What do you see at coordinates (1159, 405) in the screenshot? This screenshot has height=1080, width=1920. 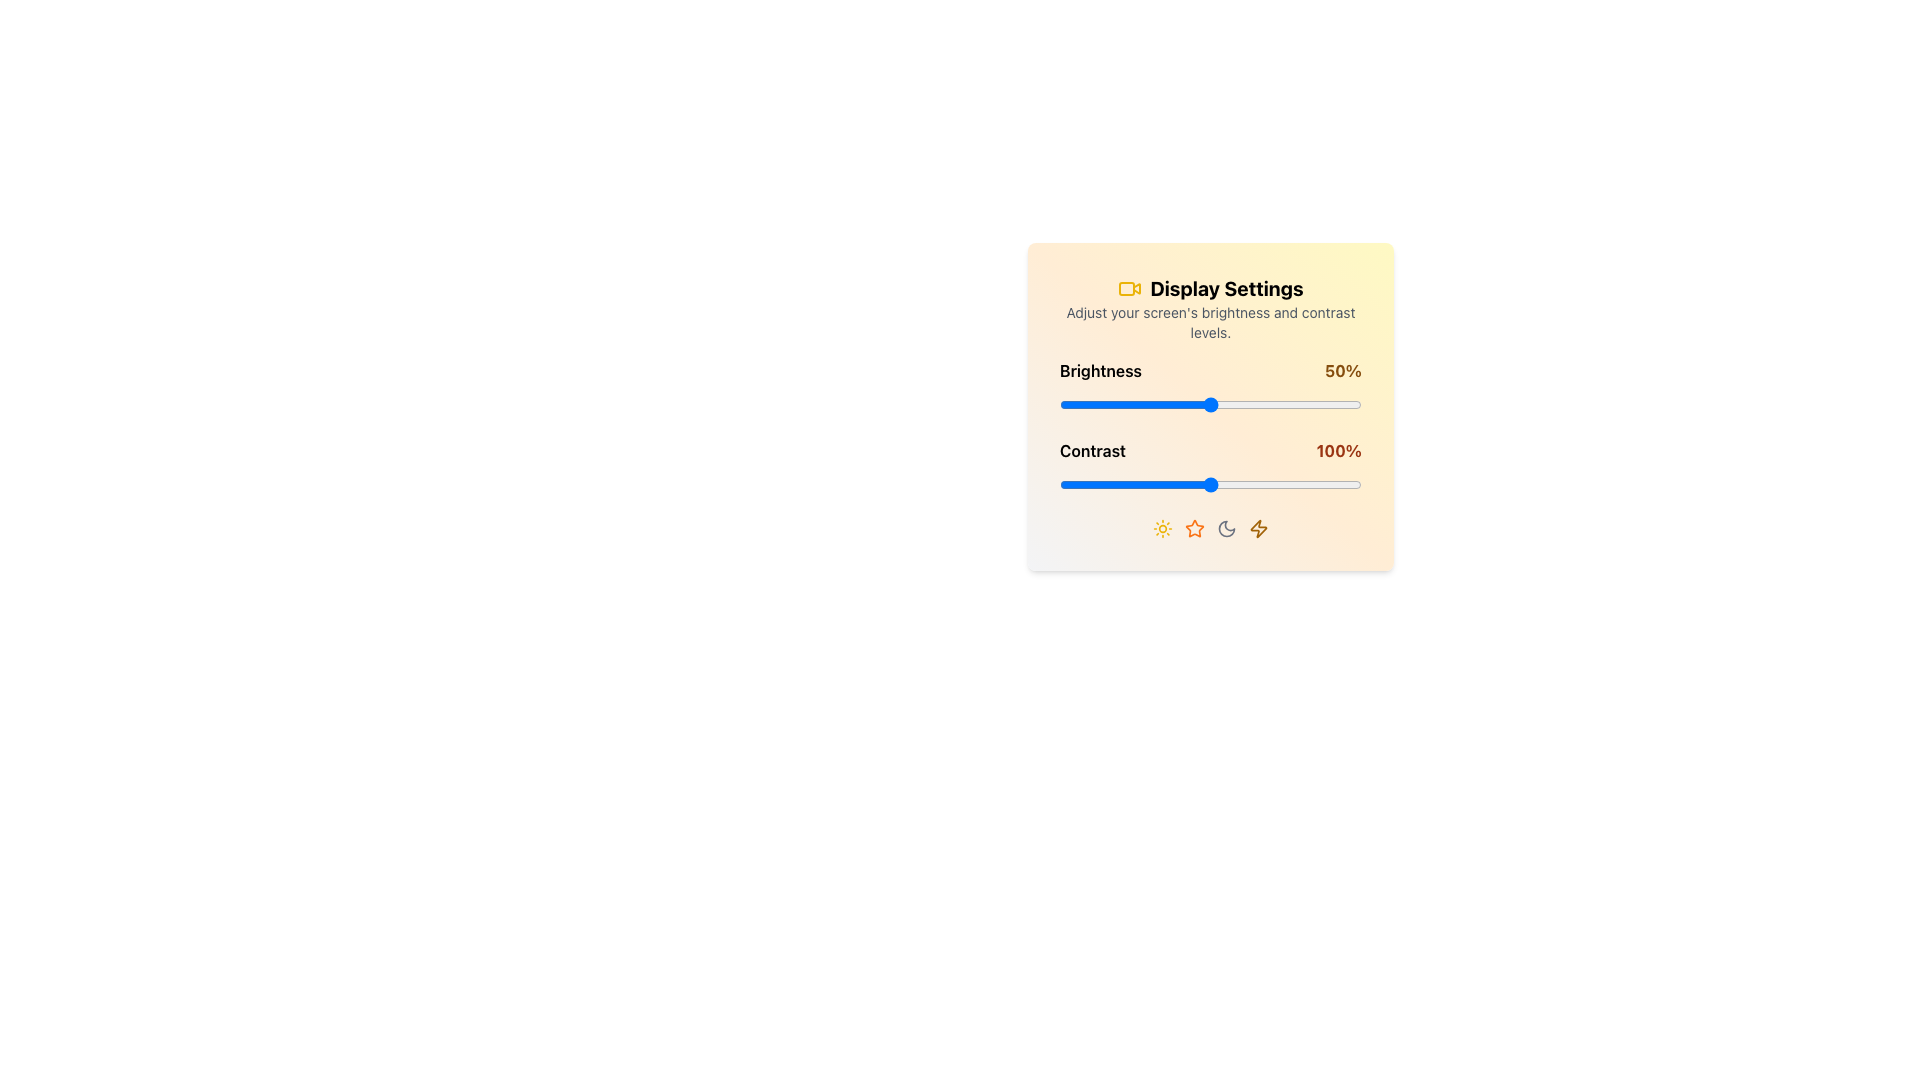 I see `the brightness` at bounding box center [1159, 405].